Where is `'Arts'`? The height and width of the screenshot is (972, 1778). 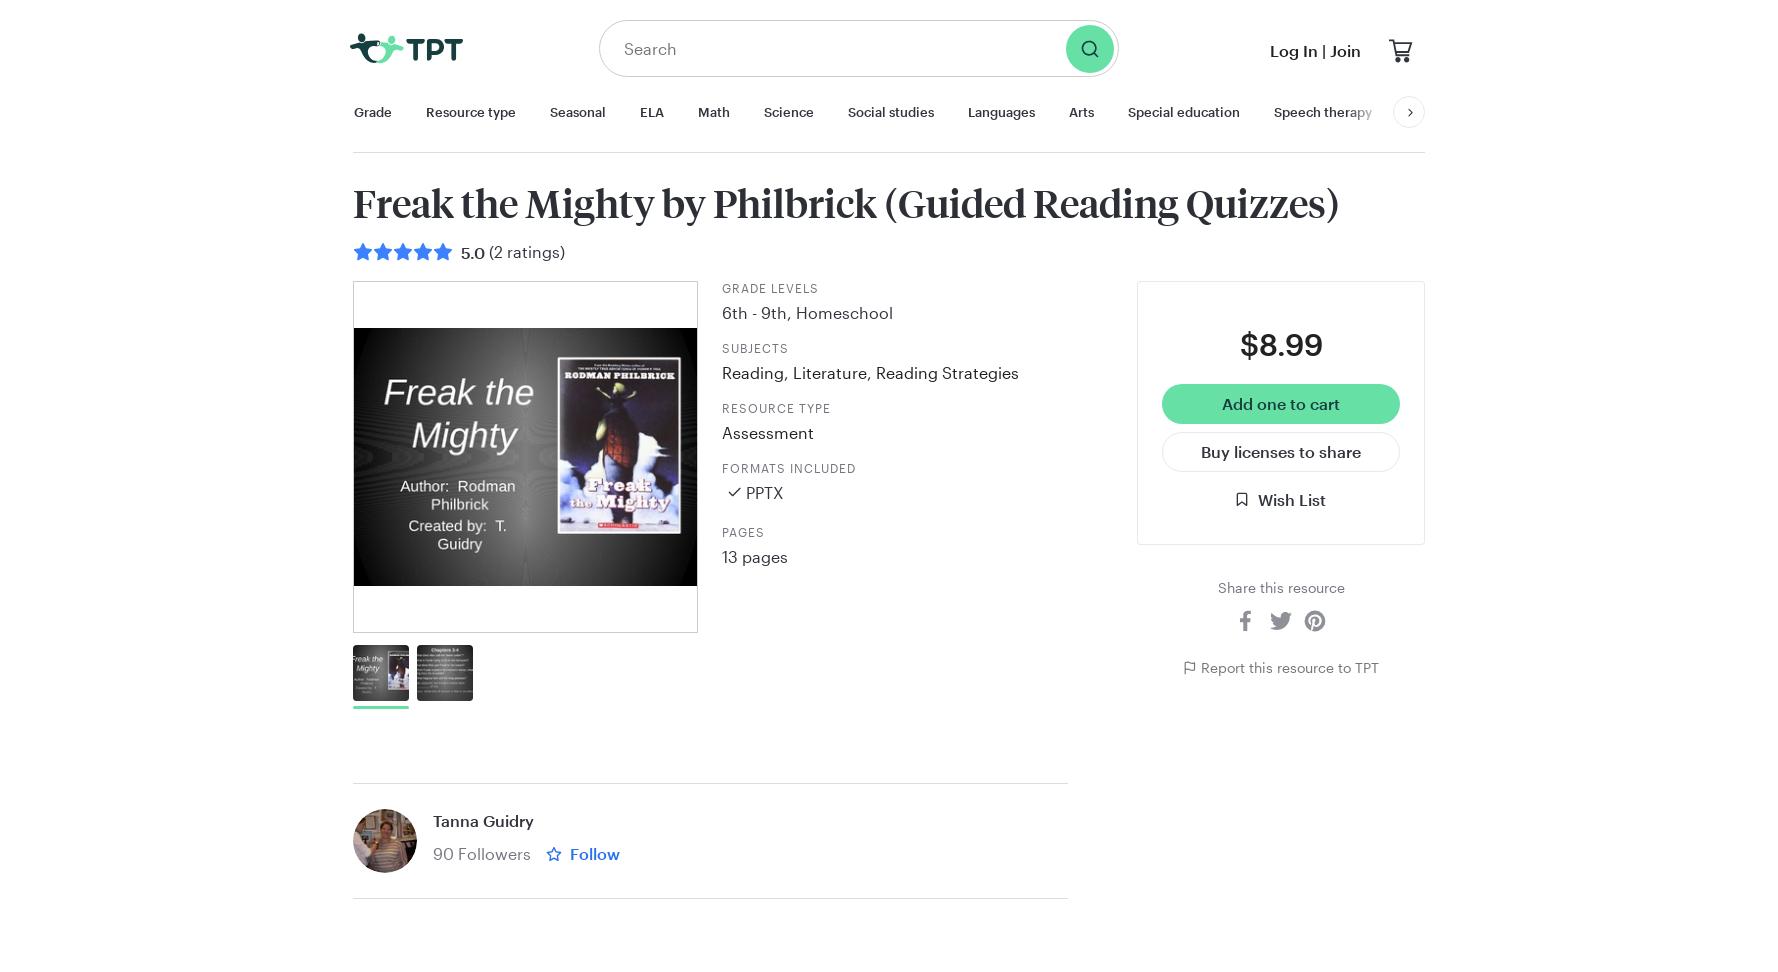
'Arts' is located at coordinates (1080, 110).